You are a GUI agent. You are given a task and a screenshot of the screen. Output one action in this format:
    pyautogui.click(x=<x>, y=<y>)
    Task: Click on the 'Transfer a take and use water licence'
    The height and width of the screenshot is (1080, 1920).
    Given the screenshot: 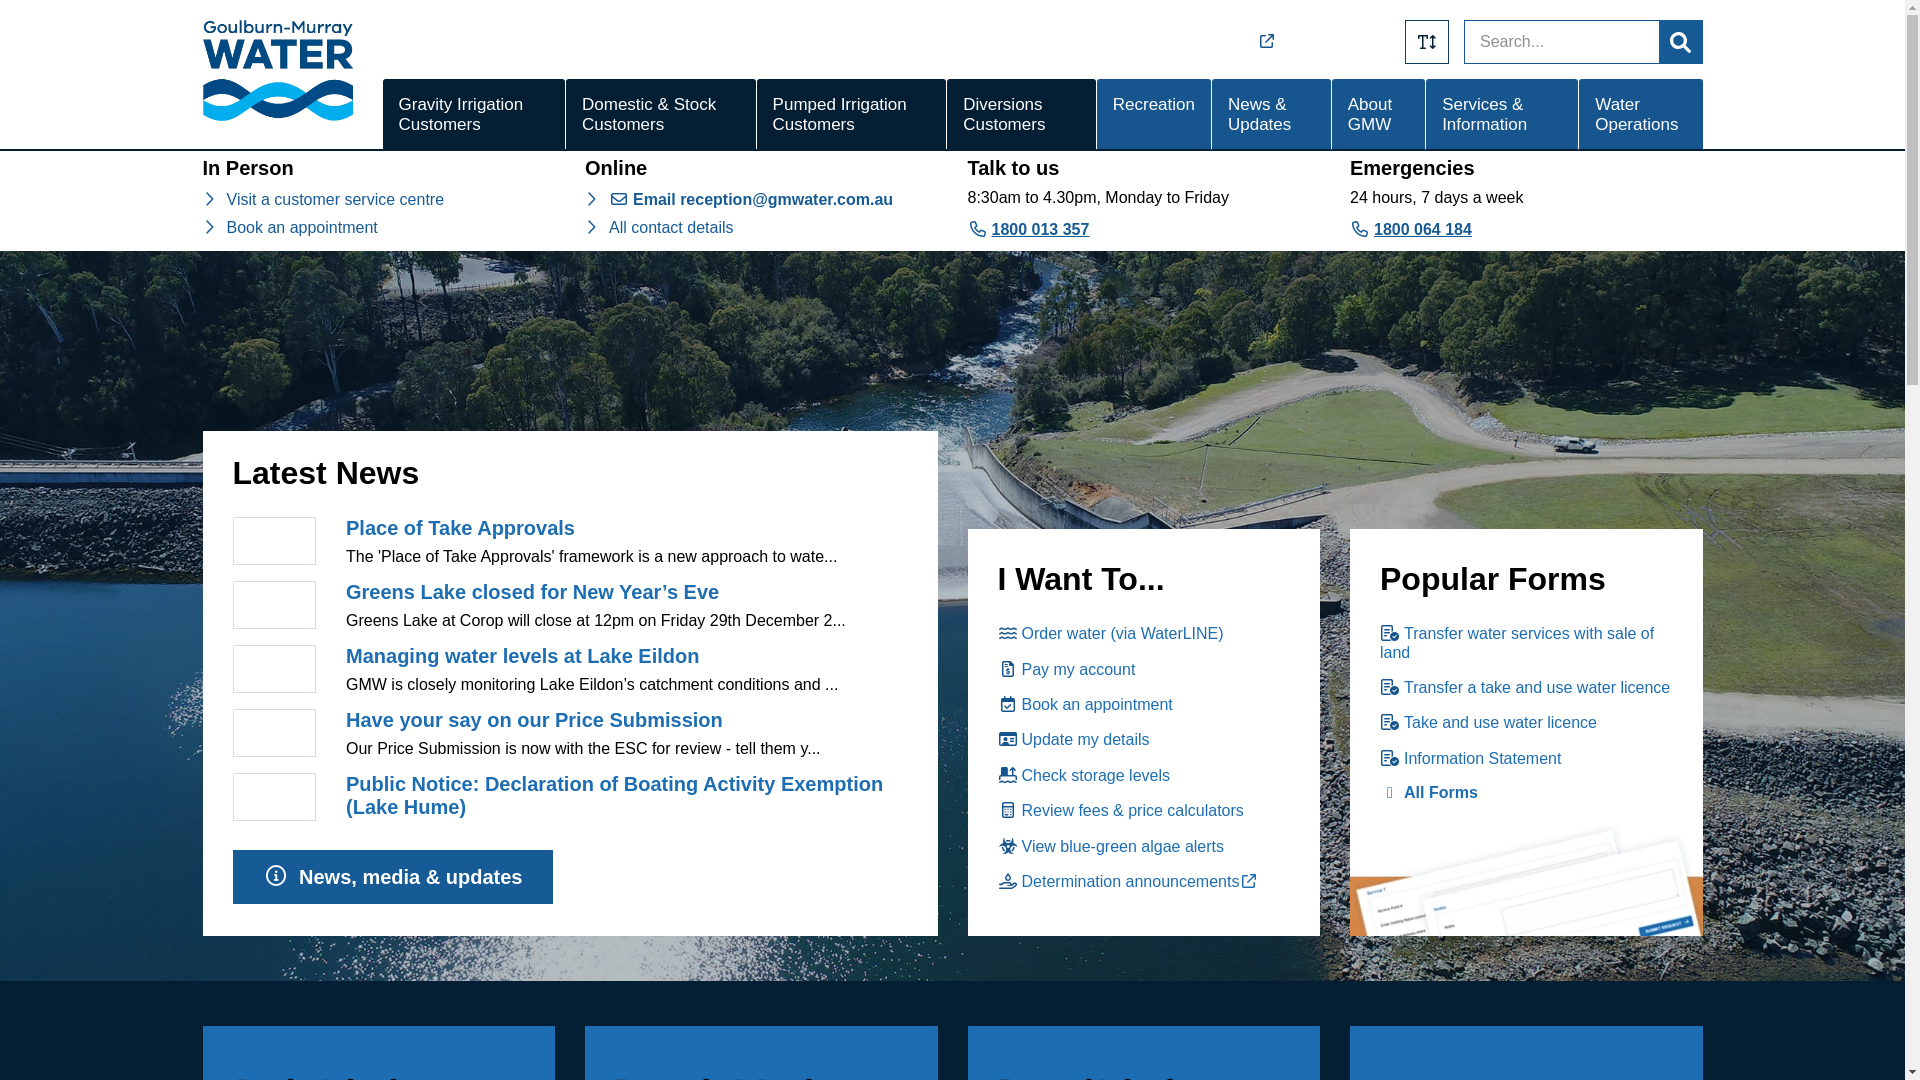 What is the action you would take?
    pyautogui.click(x=1524, y=686)
    